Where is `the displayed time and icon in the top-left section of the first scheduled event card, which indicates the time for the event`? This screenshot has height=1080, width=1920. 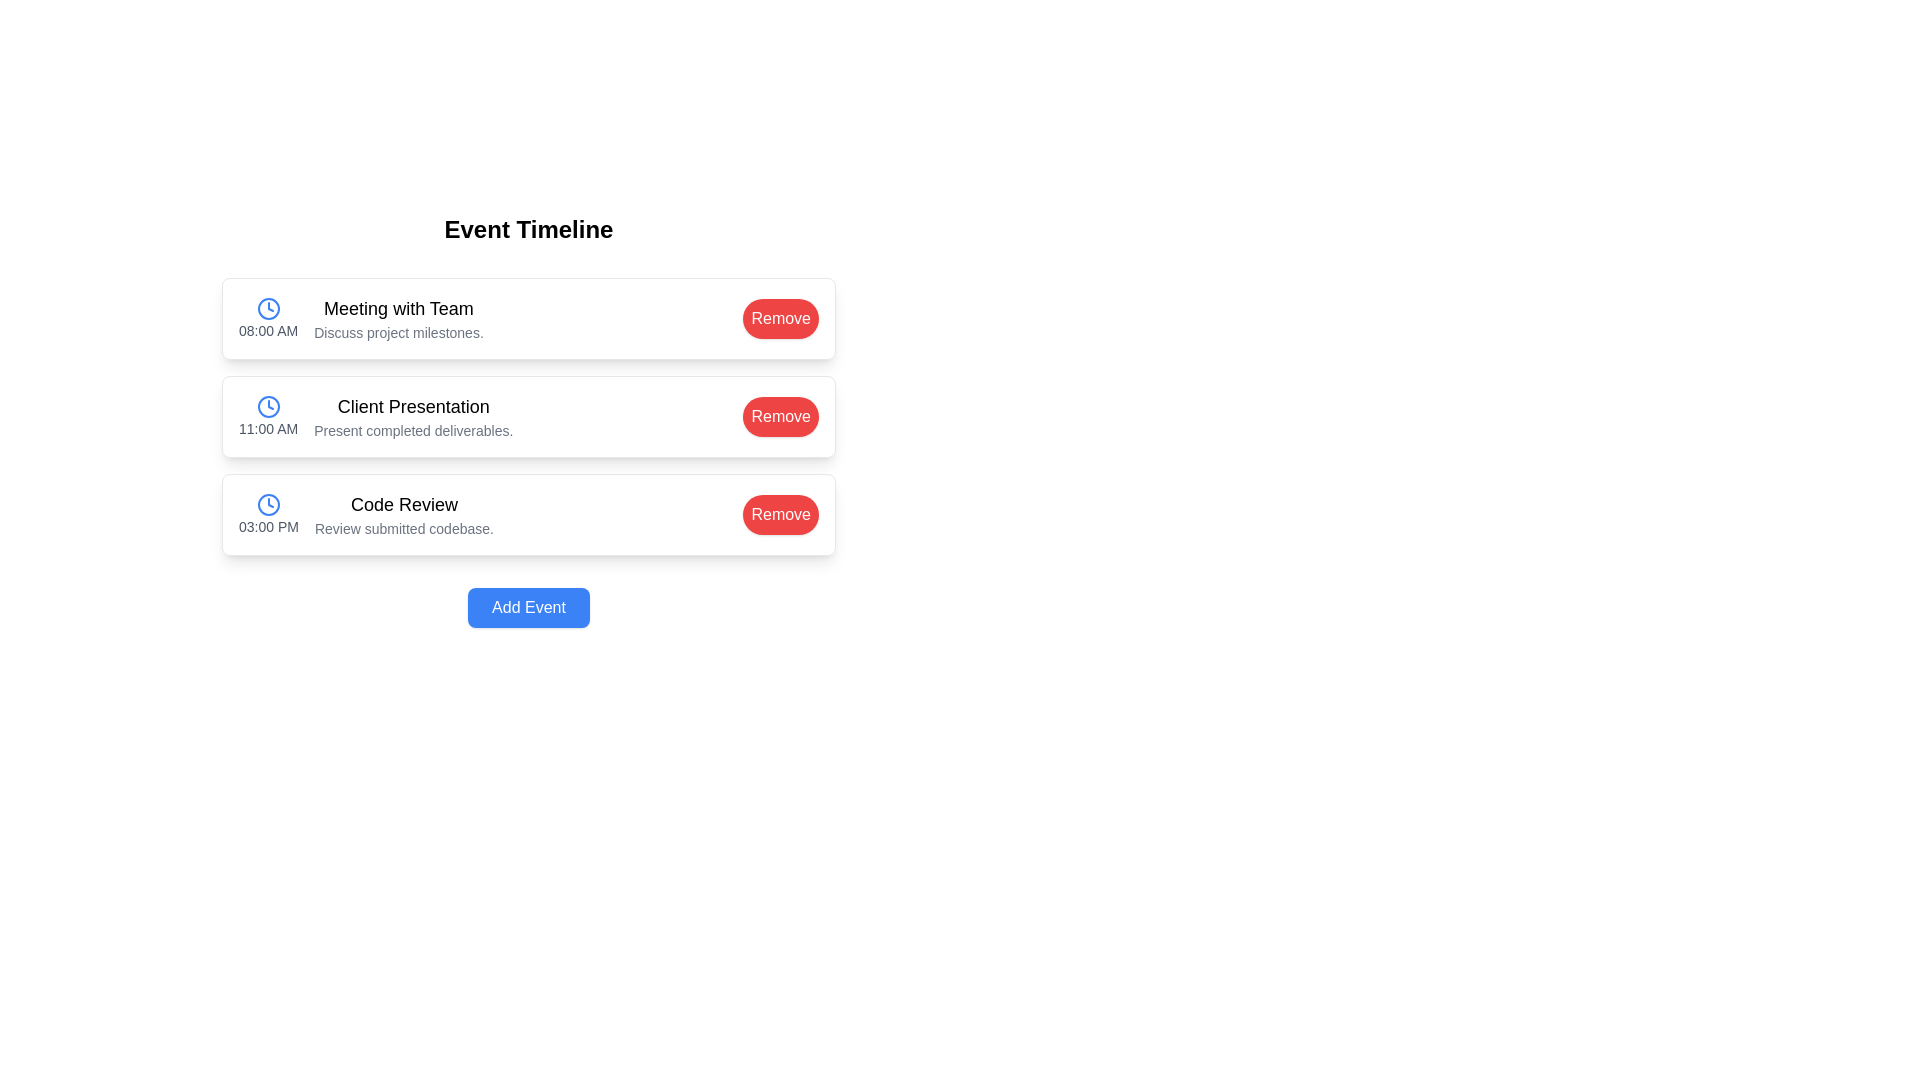
the displayed time and icon in the top-left section of the first scheduled event card, which indicates the time for the event is located at coordinates (267, 318).